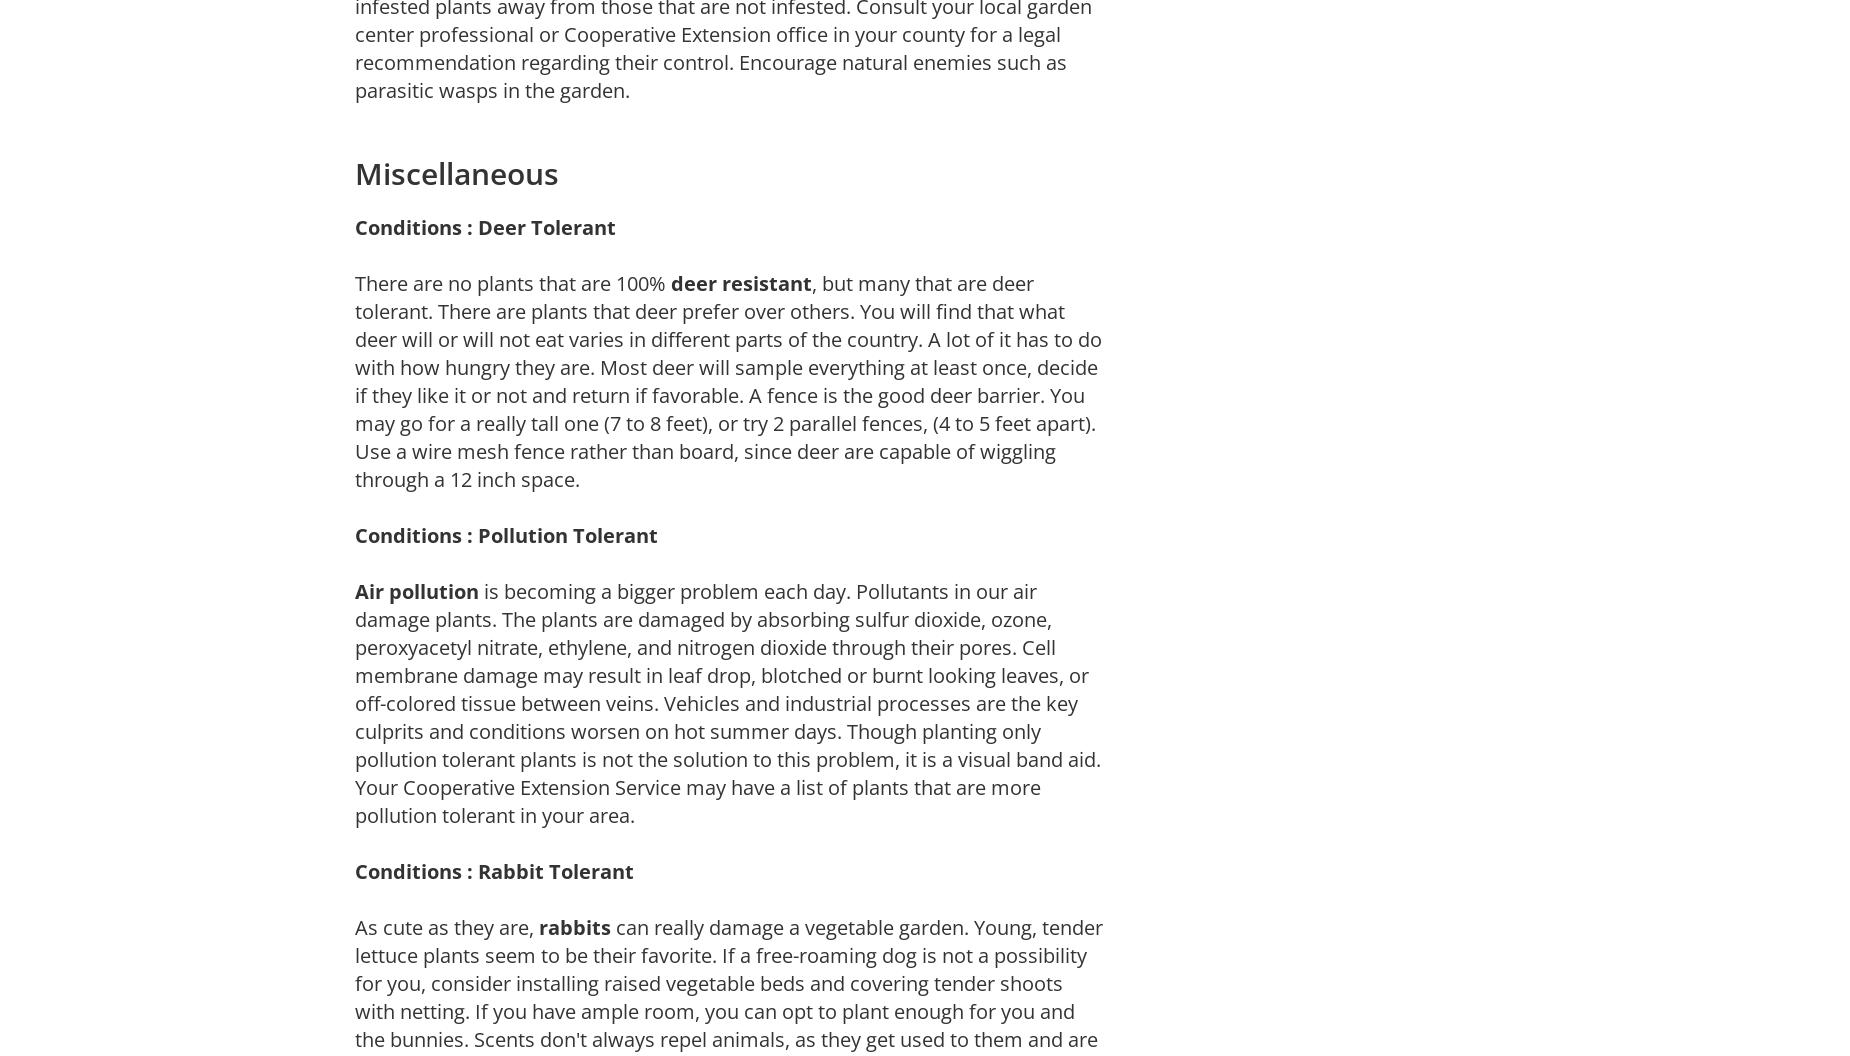 The image size is (1850, 1056). I want to click on 'deer resistant', so click(741, 282).